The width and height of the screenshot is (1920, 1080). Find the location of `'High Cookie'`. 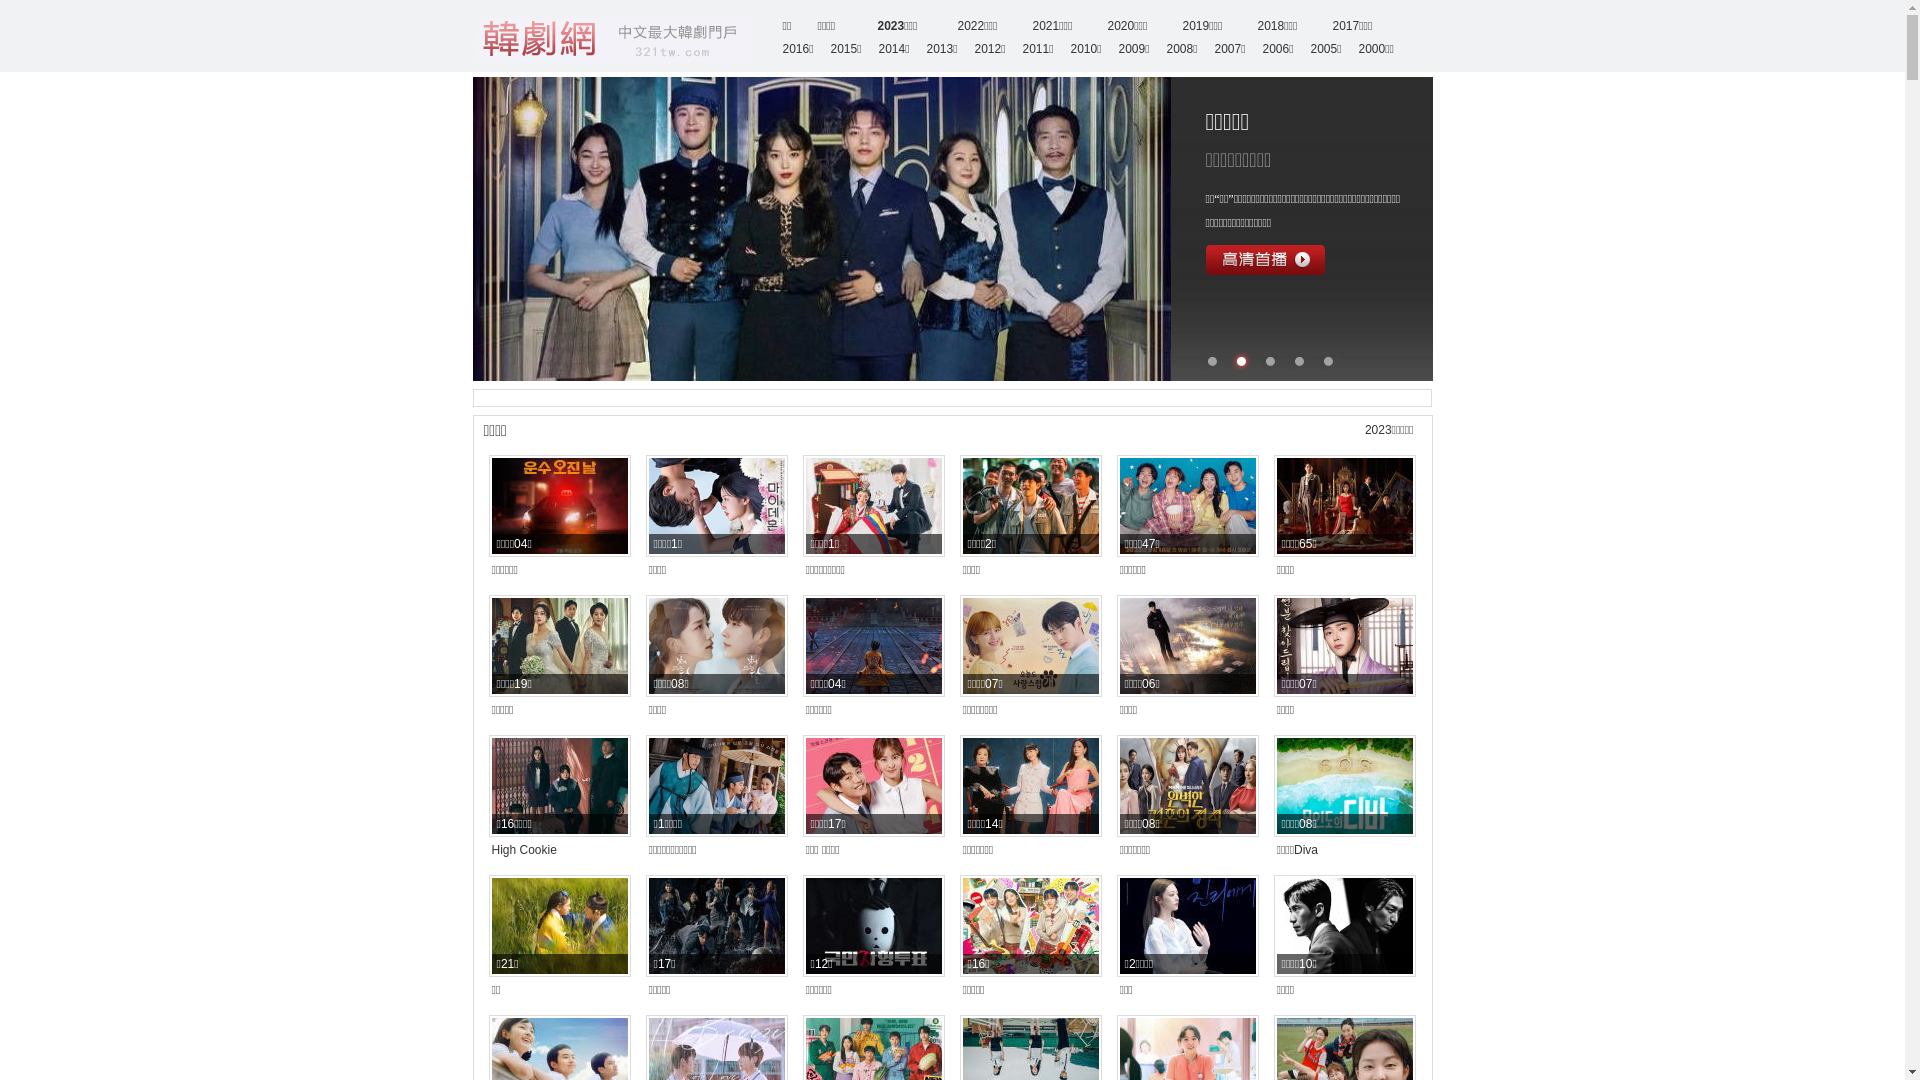

'High Cookie' is located at coordinates (491, 849).